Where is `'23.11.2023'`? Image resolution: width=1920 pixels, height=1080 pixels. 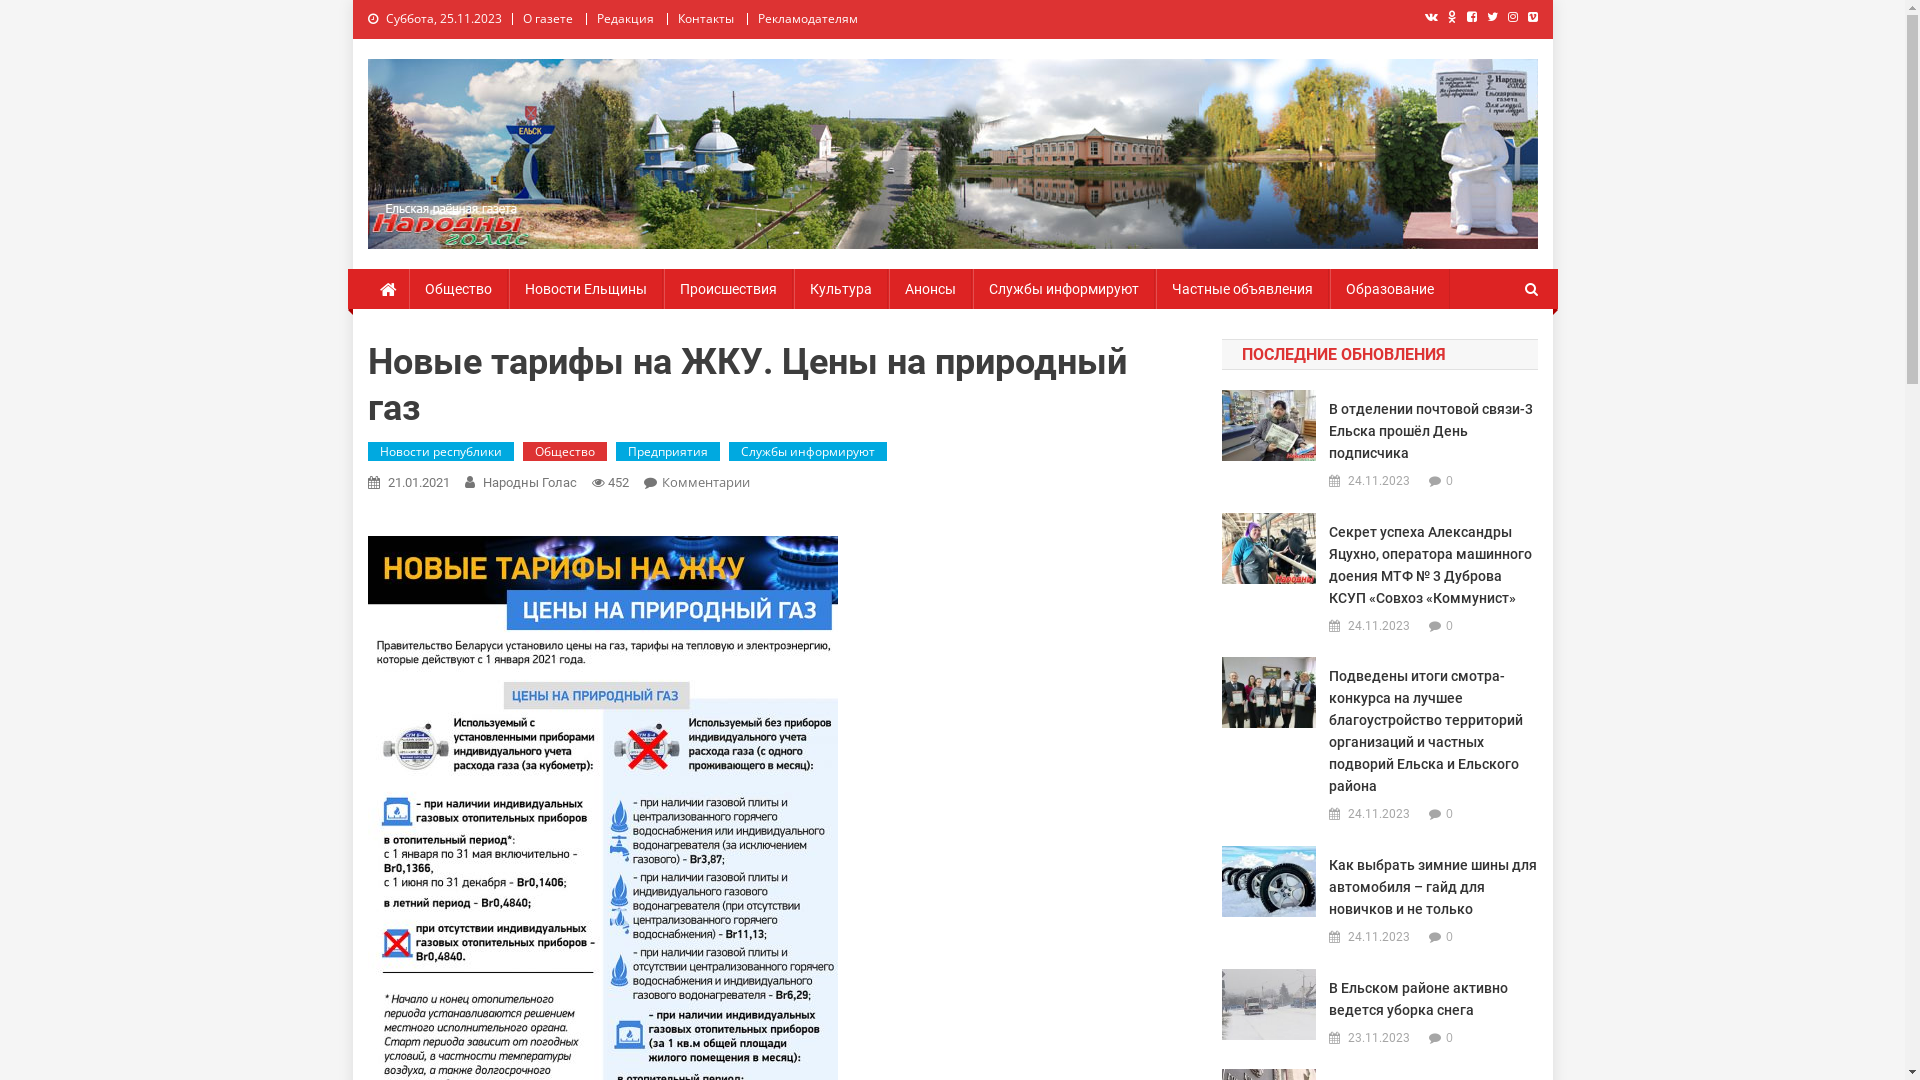 '23.11.2023' is located at coordinates (1377, 1037).